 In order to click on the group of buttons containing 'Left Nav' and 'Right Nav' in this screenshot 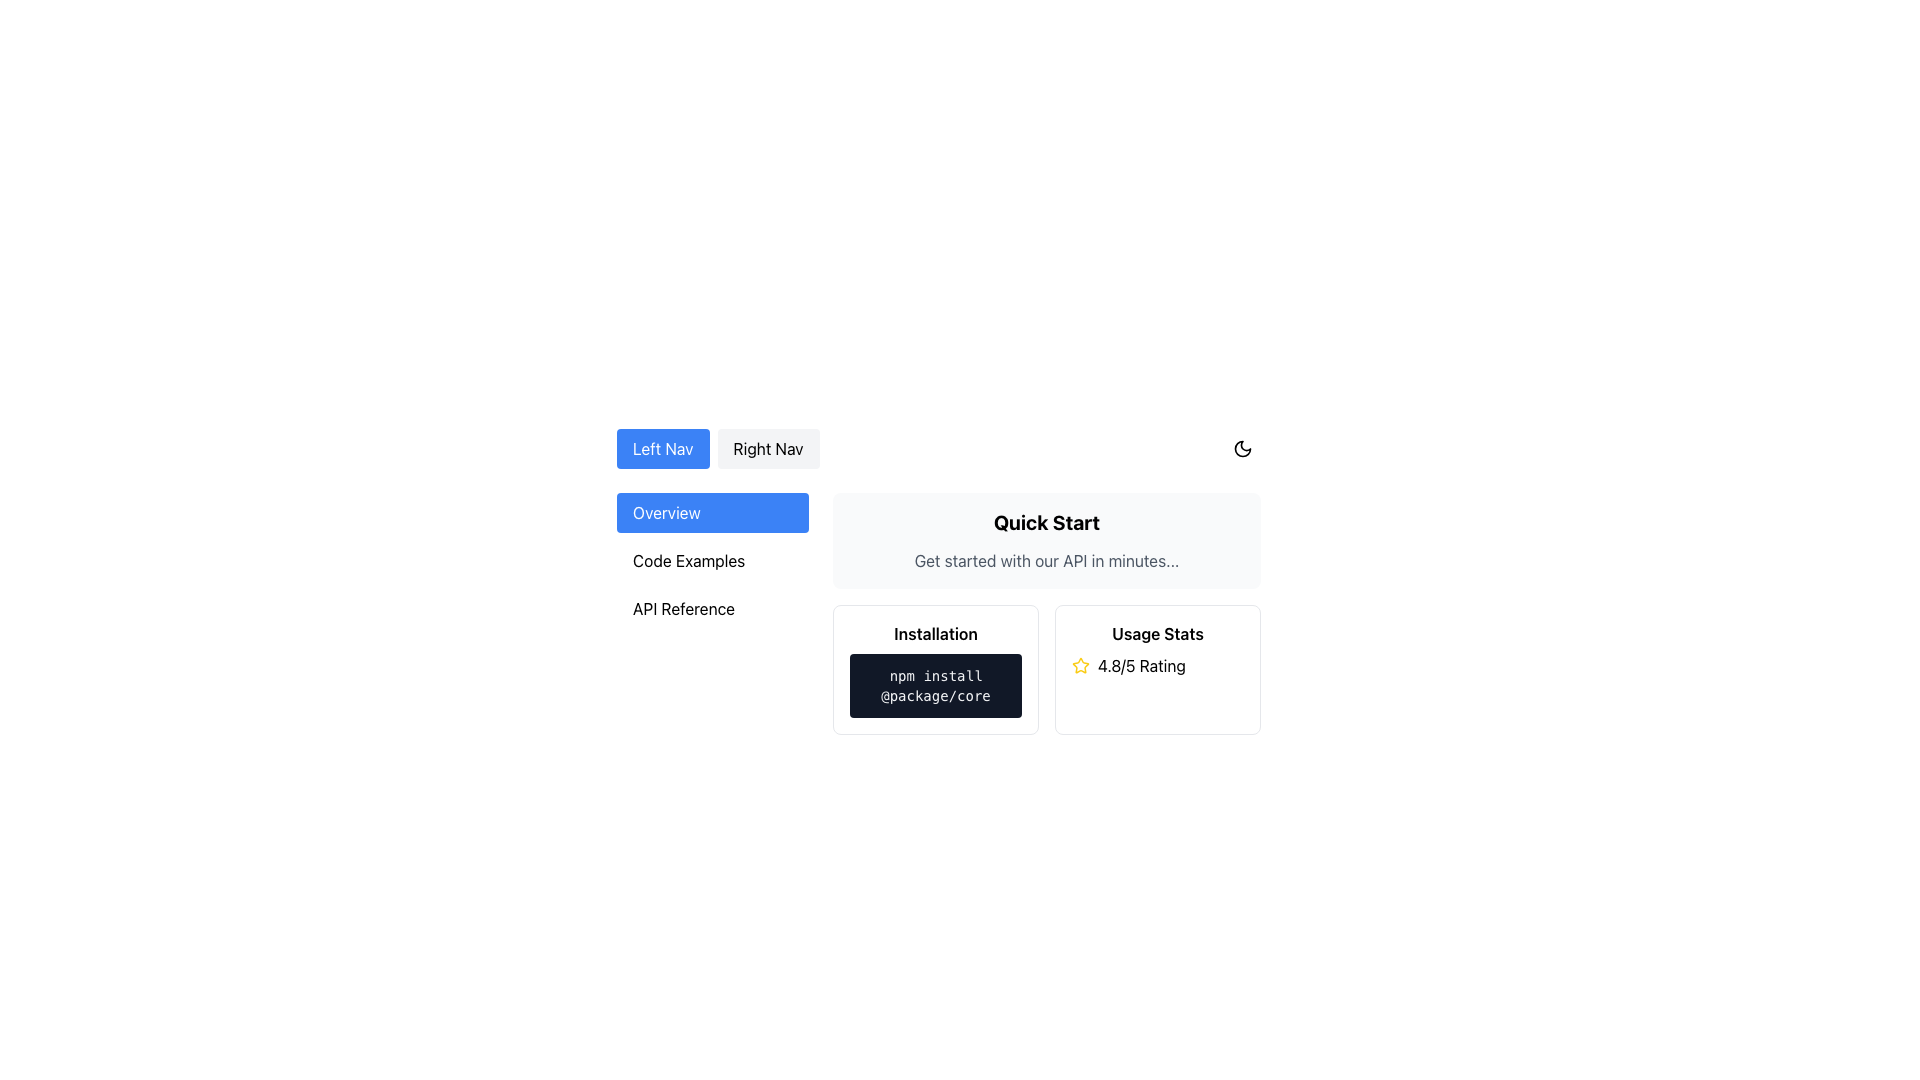, I will do `click(718, 447)`.